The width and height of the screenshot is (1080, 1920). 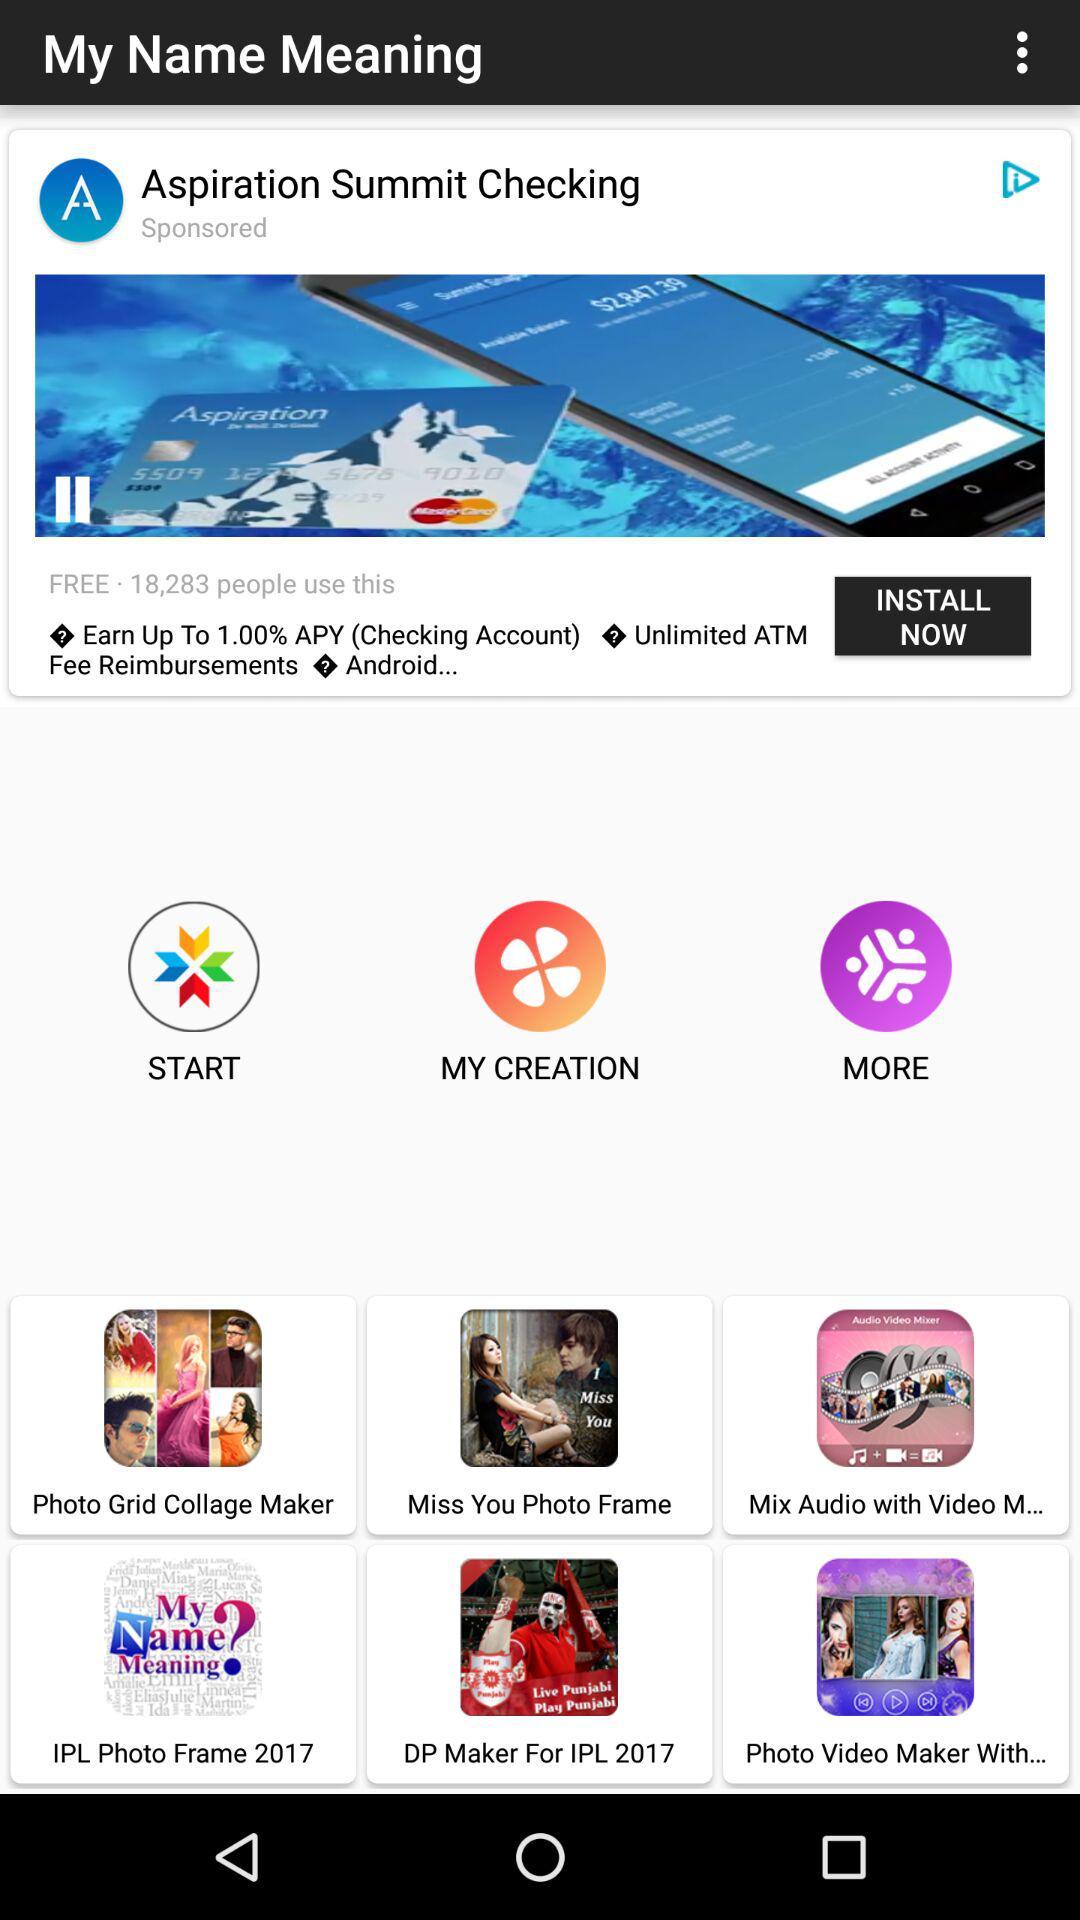 What do you see at coordinates (71, 499) in the screenshot?
I see `item above the free 18 283 icon` at bounding box center [71, 499].